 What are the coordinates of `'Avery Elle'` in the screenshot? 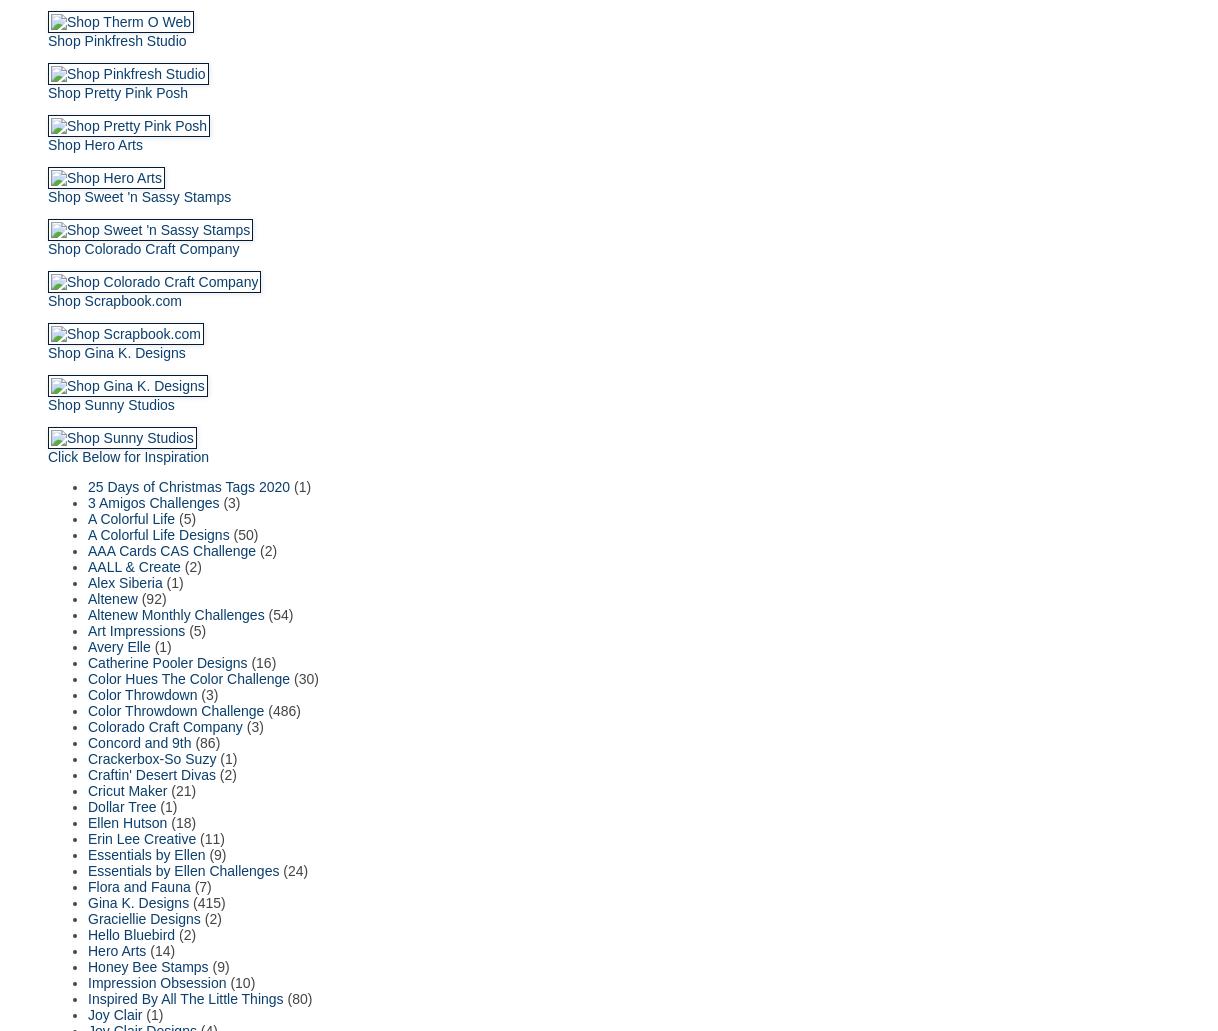 It's located at (87, 646).